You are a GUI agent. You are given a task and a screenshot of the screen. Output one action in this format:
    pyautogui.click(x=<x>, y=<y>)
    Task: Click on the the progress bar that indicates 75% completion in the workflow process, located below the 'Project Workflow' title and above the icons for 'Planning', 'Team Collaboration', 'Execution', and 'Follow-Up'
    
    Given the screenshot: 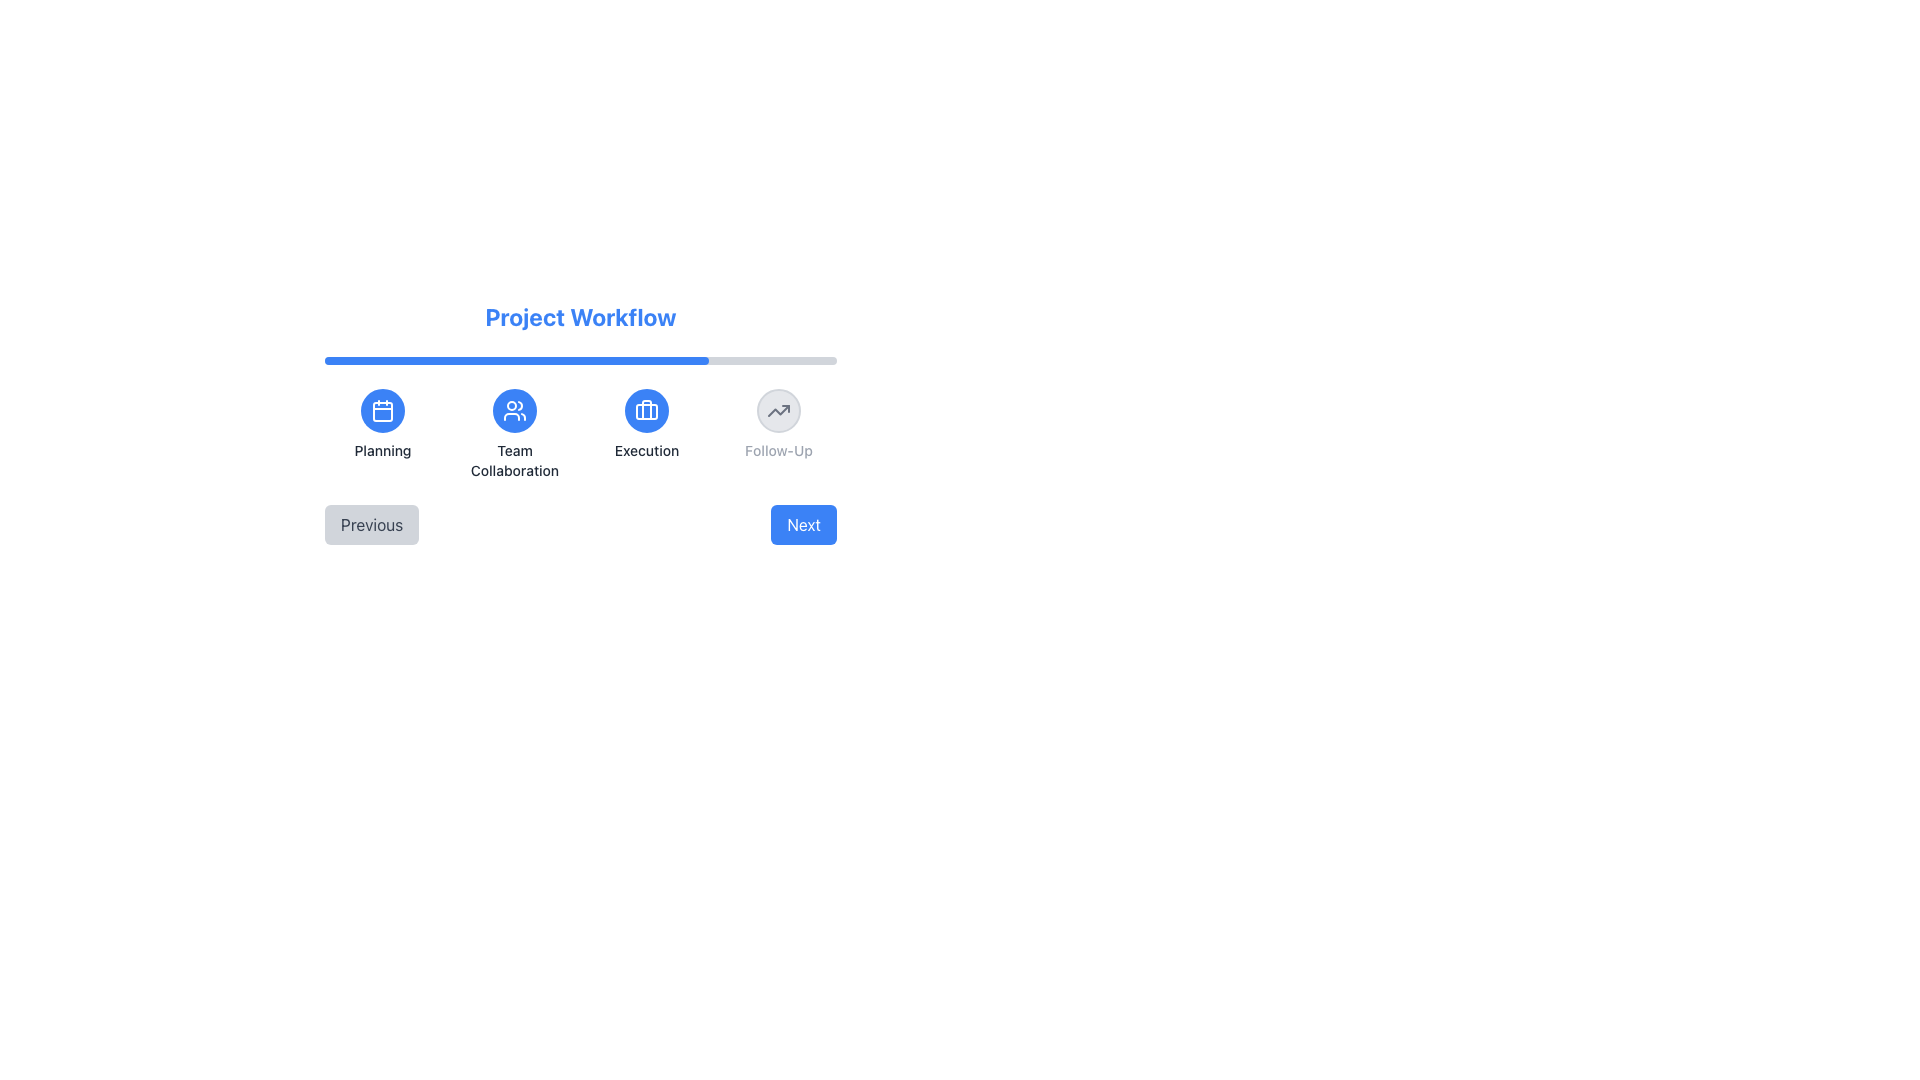 What is the action you would take?
    pyautogui.click(x=579, y=361)
    